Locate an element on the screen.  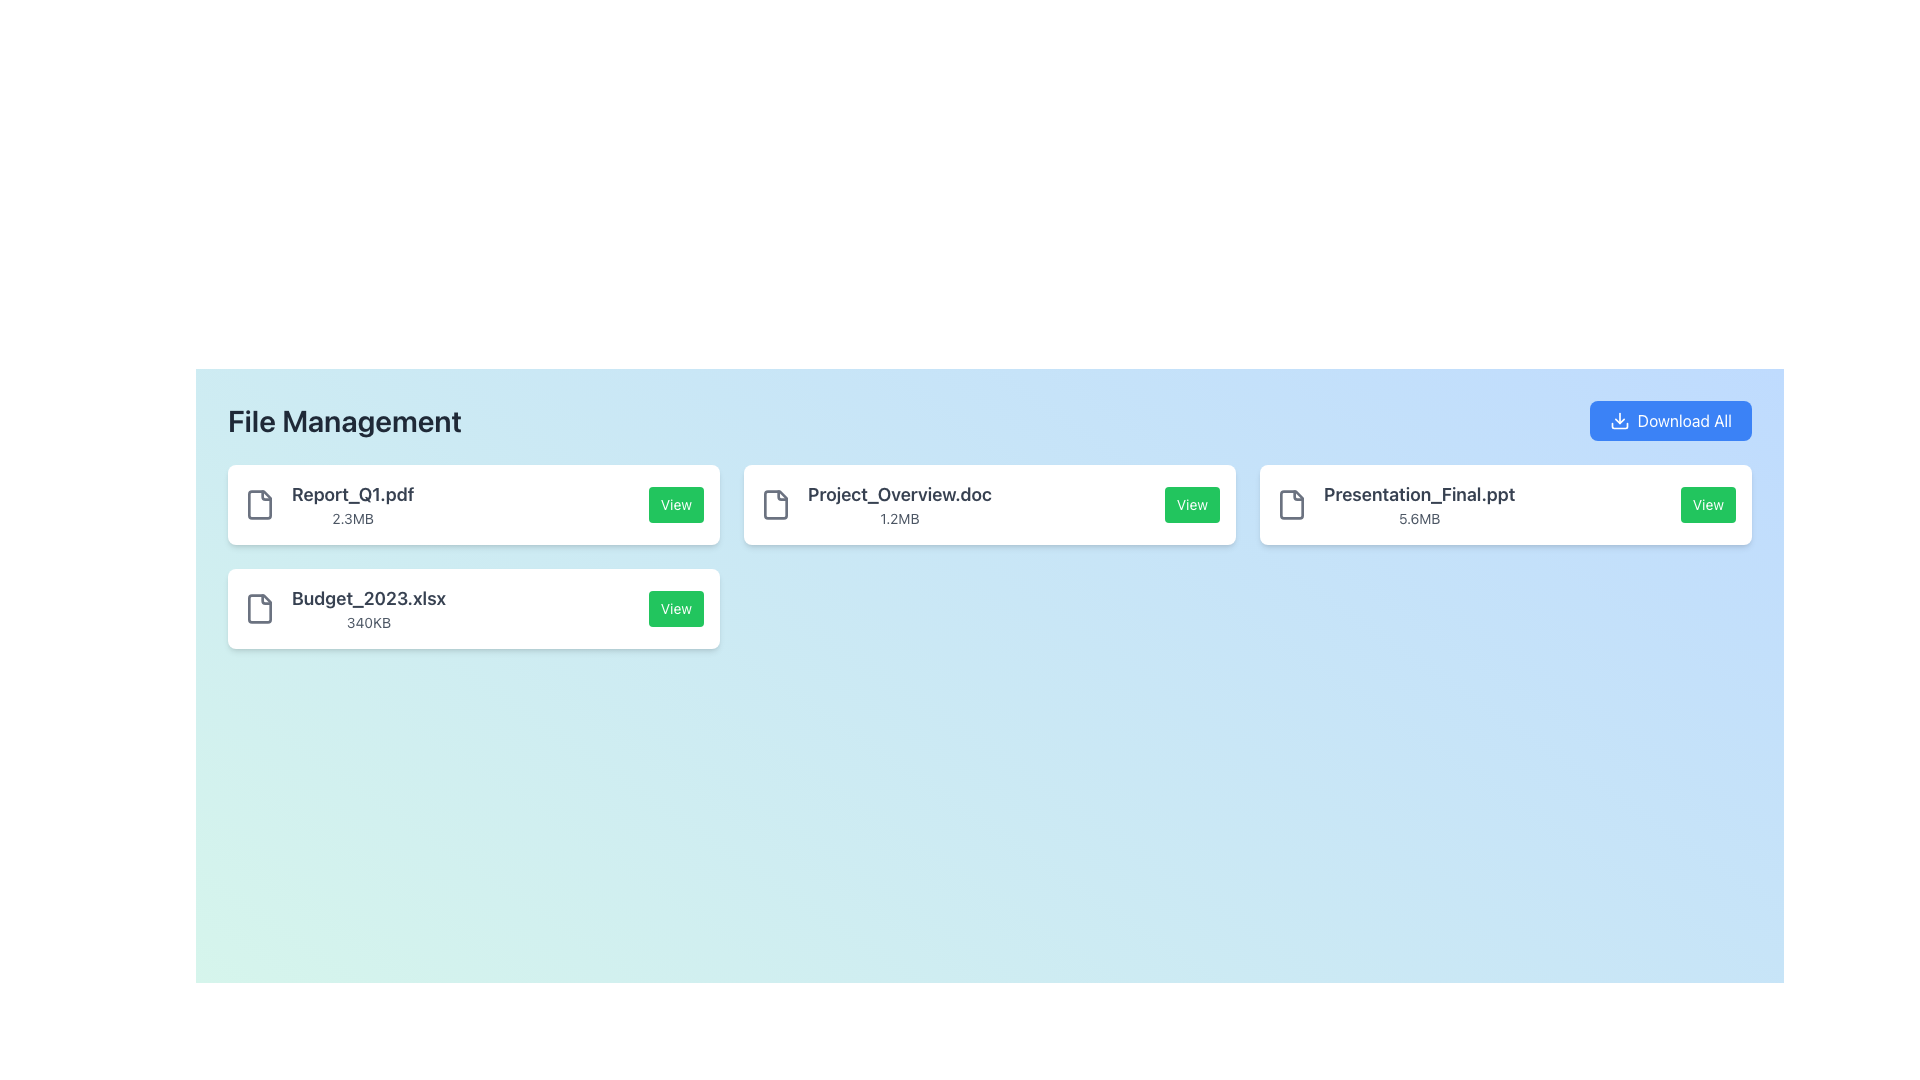
the static text element displaying 'Project_Overview.doc', which is positioned above '1.2MB' and to the right of the 'View' button in the third card of the file management grid is located at coordinates (898, 494).